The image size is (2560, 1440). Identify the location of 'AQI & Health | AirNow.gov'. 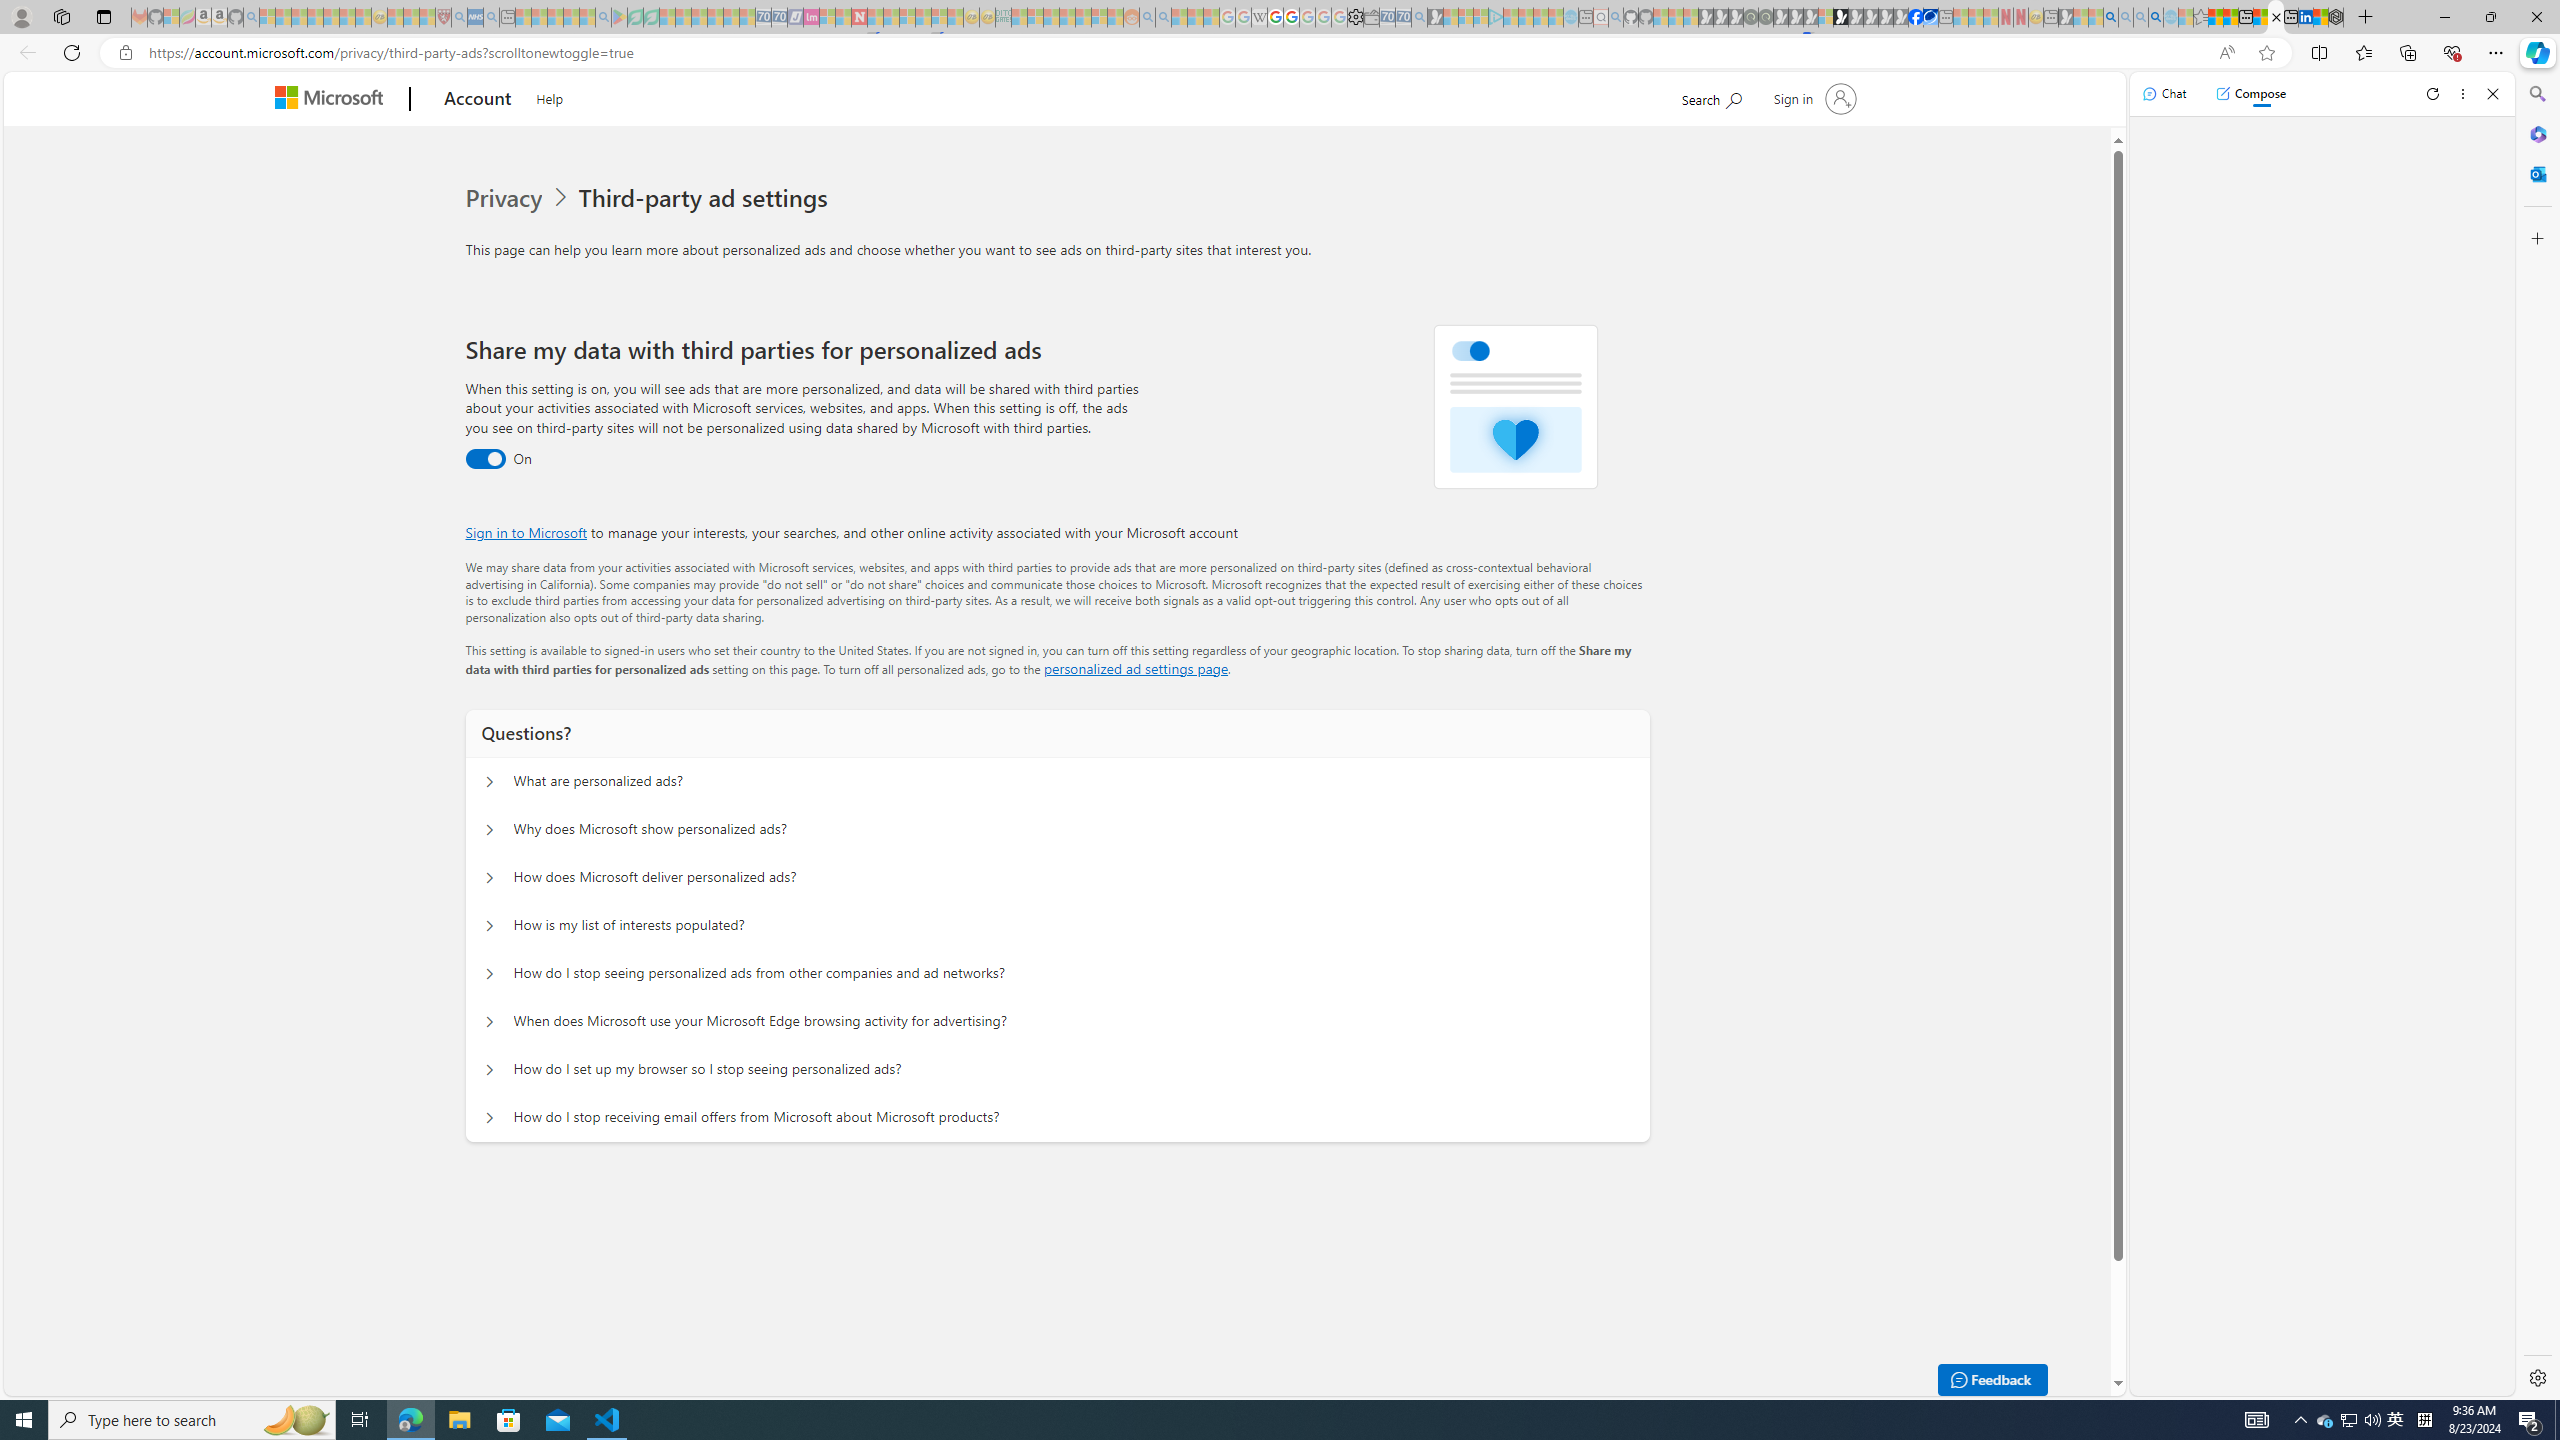
(1931, 16).